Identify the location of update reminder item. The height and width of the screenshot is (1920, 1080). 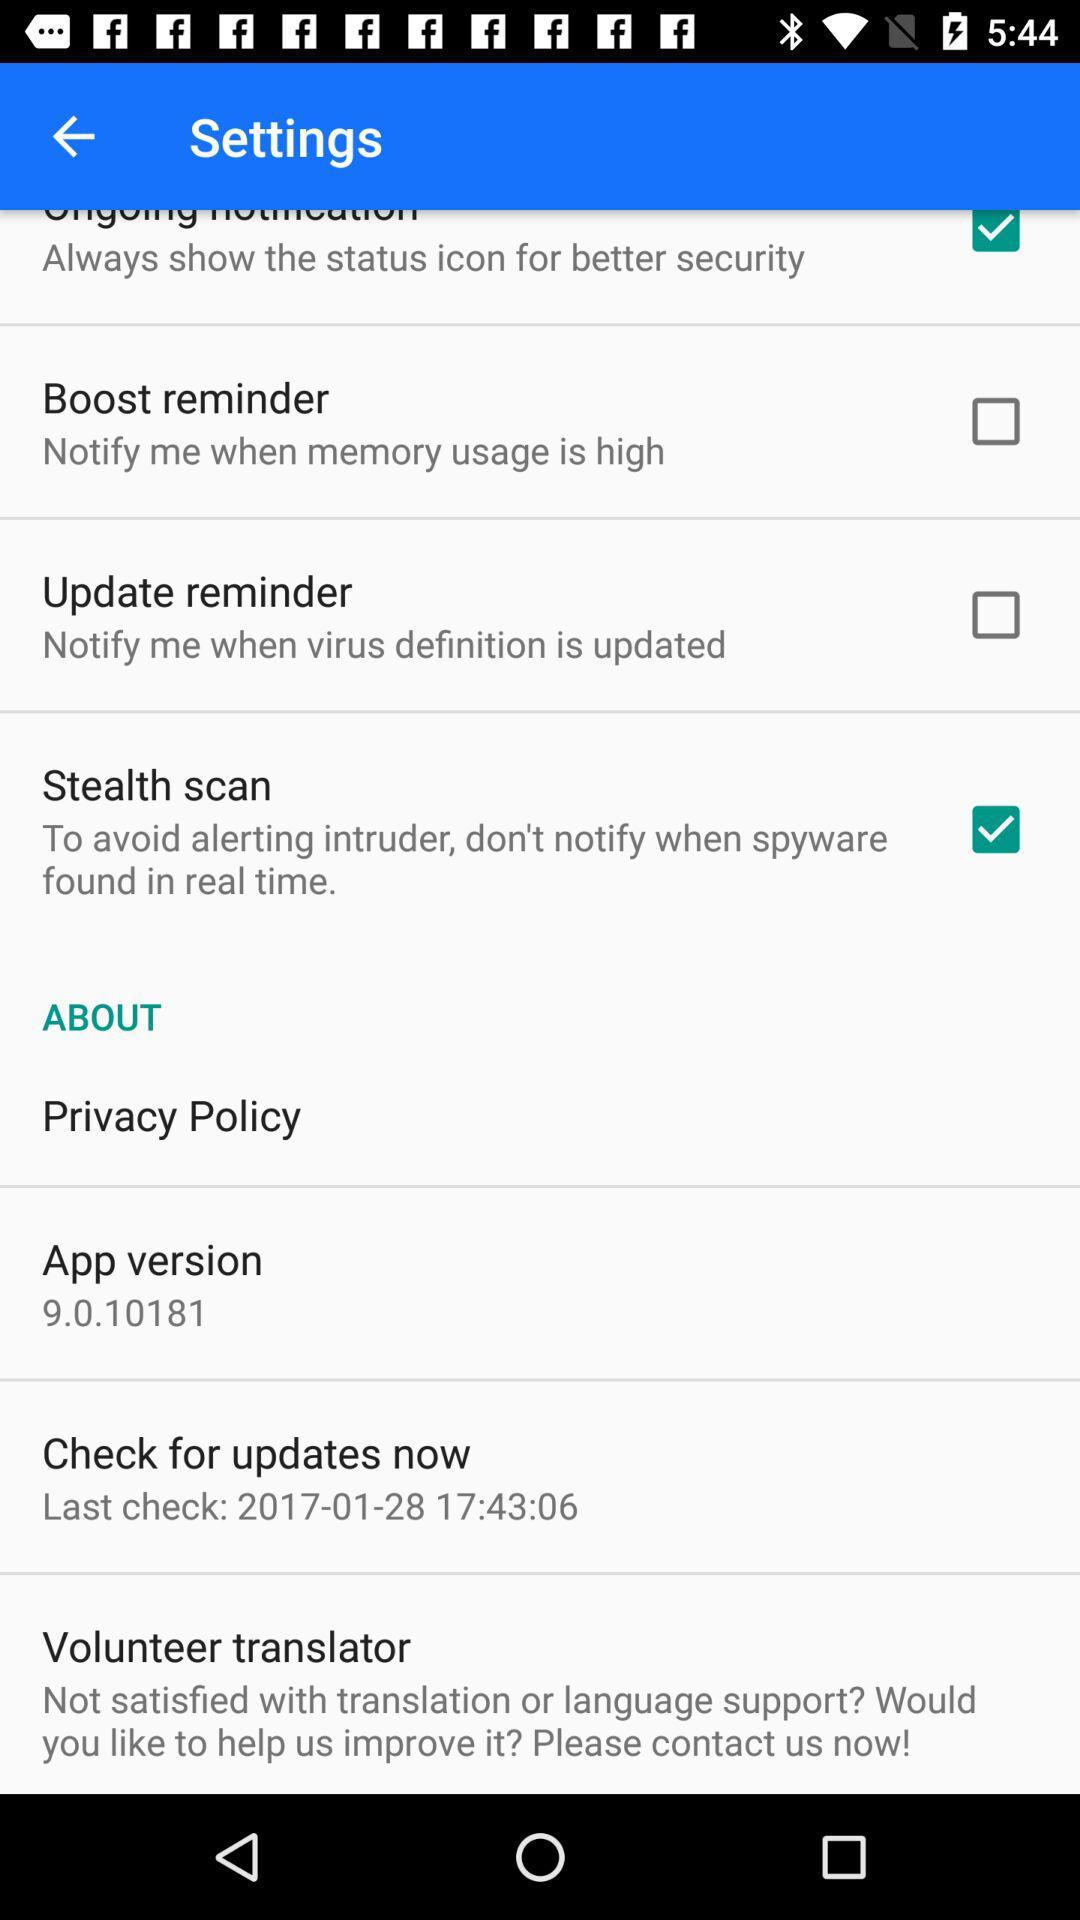
(197, 589).